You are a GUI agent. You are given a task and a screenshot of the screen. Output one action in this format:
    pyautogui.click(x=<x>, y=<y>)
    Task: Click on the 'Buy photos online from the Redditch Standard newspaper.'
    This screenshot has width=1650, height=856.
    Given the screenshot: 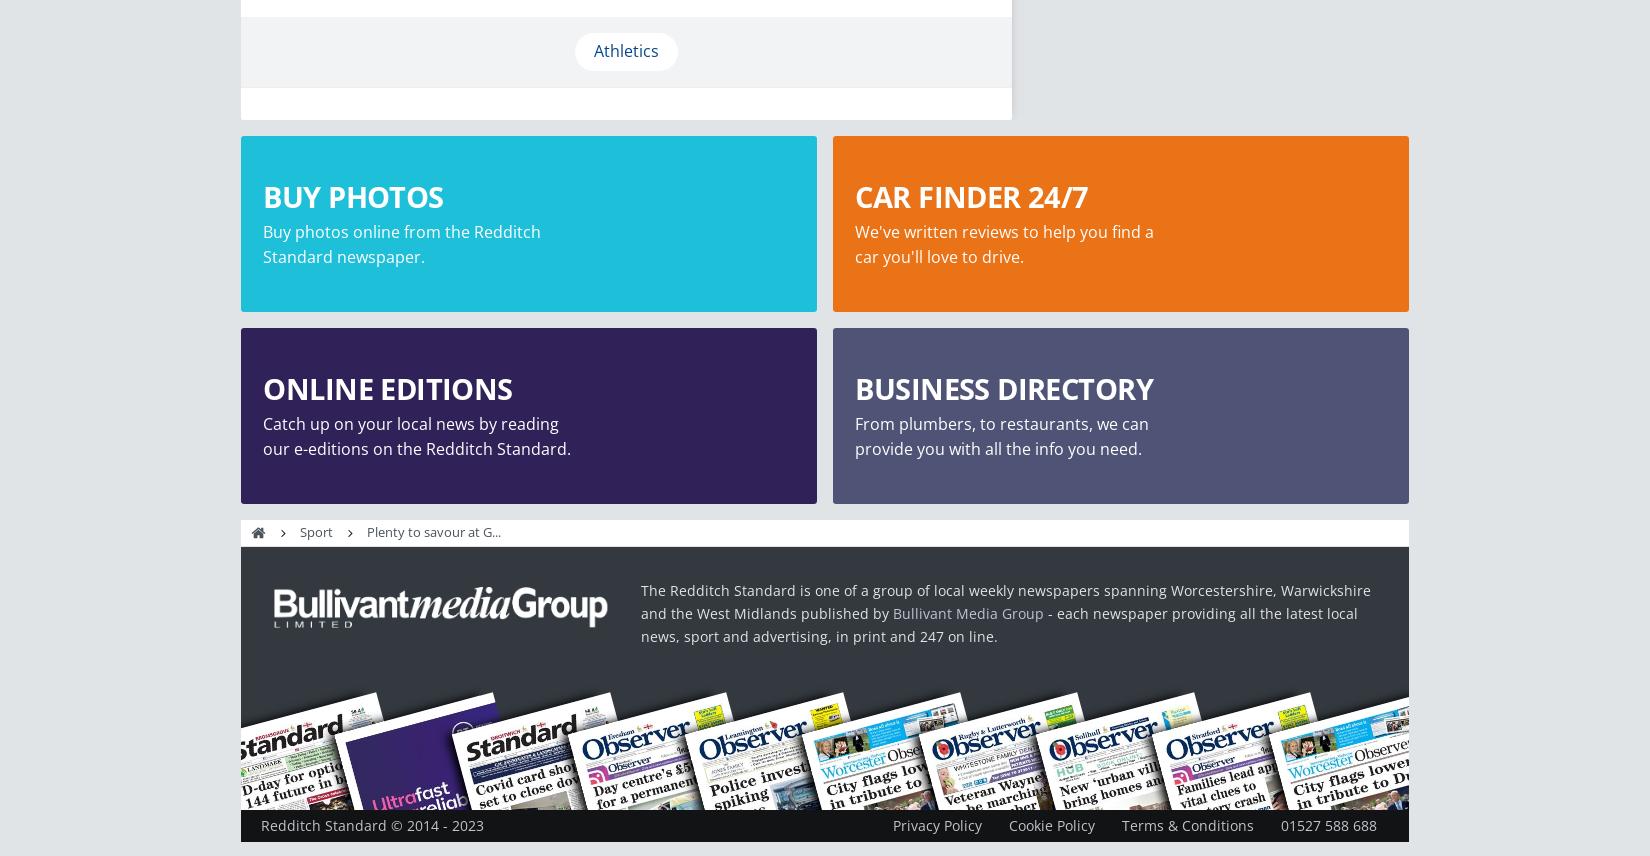 What is the action you would take?
    pyautogui.click(x=263, y=243)
    